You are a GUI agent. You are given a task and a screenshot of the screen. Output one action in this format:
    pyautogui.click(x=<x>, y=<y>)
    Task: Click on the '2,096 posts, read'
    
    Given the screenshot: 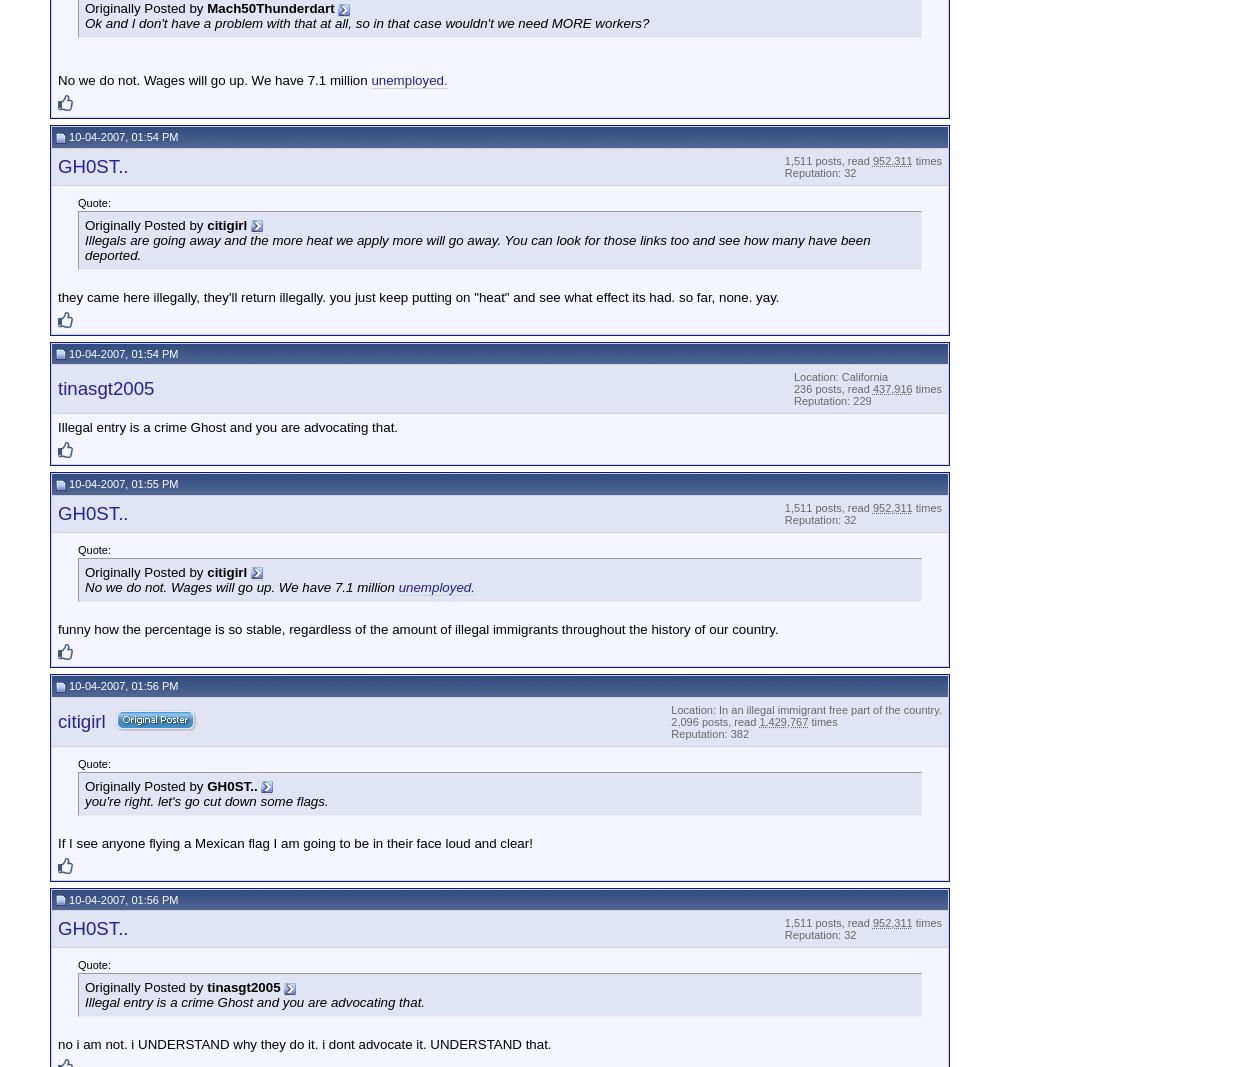 What is the action you would take?
    pyautogui.click(x=713, y=719)
    